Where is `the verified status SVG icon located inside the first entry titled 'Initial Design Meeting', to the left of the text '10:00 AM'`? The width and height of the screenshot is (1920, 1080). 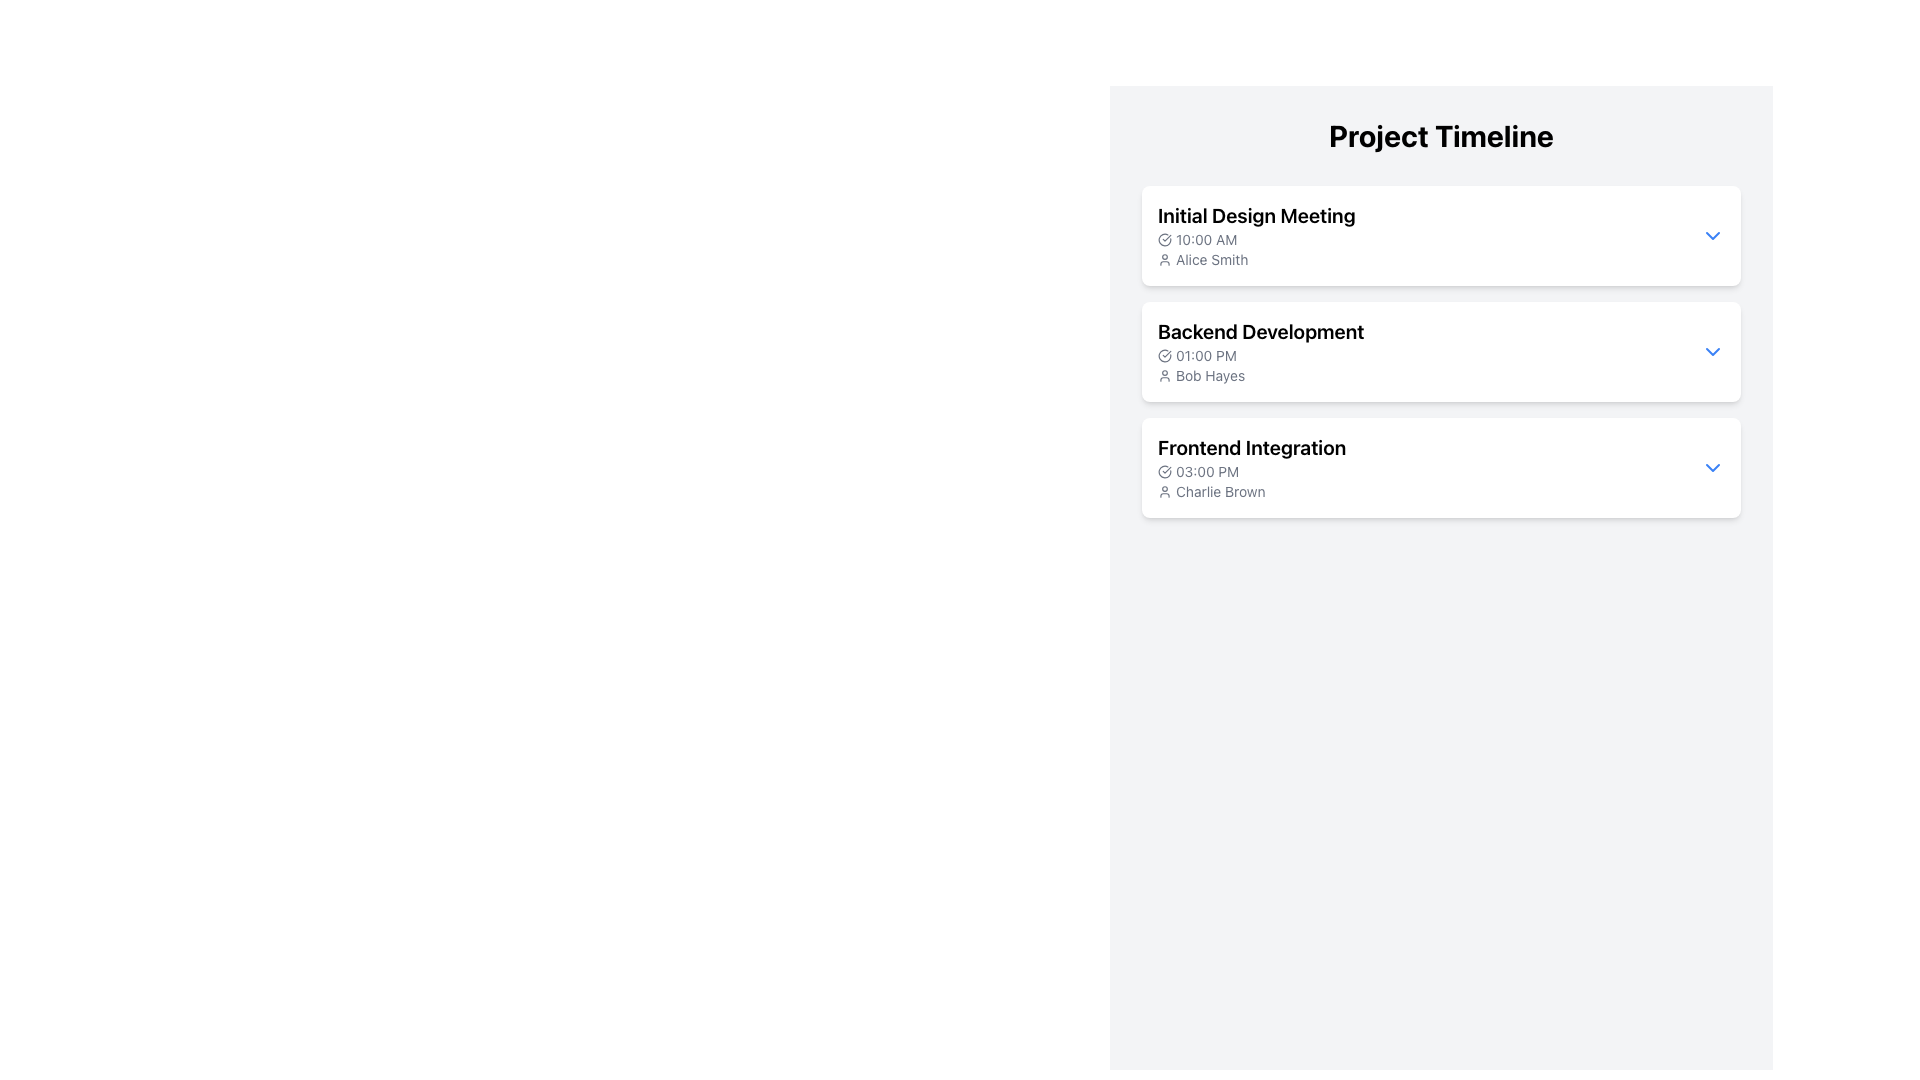 the verified status SVG icon located inside the first entry titled 'Initial Design Meeting', to the left of the text '10:00 AM' is located at coordinates (1165, 238).